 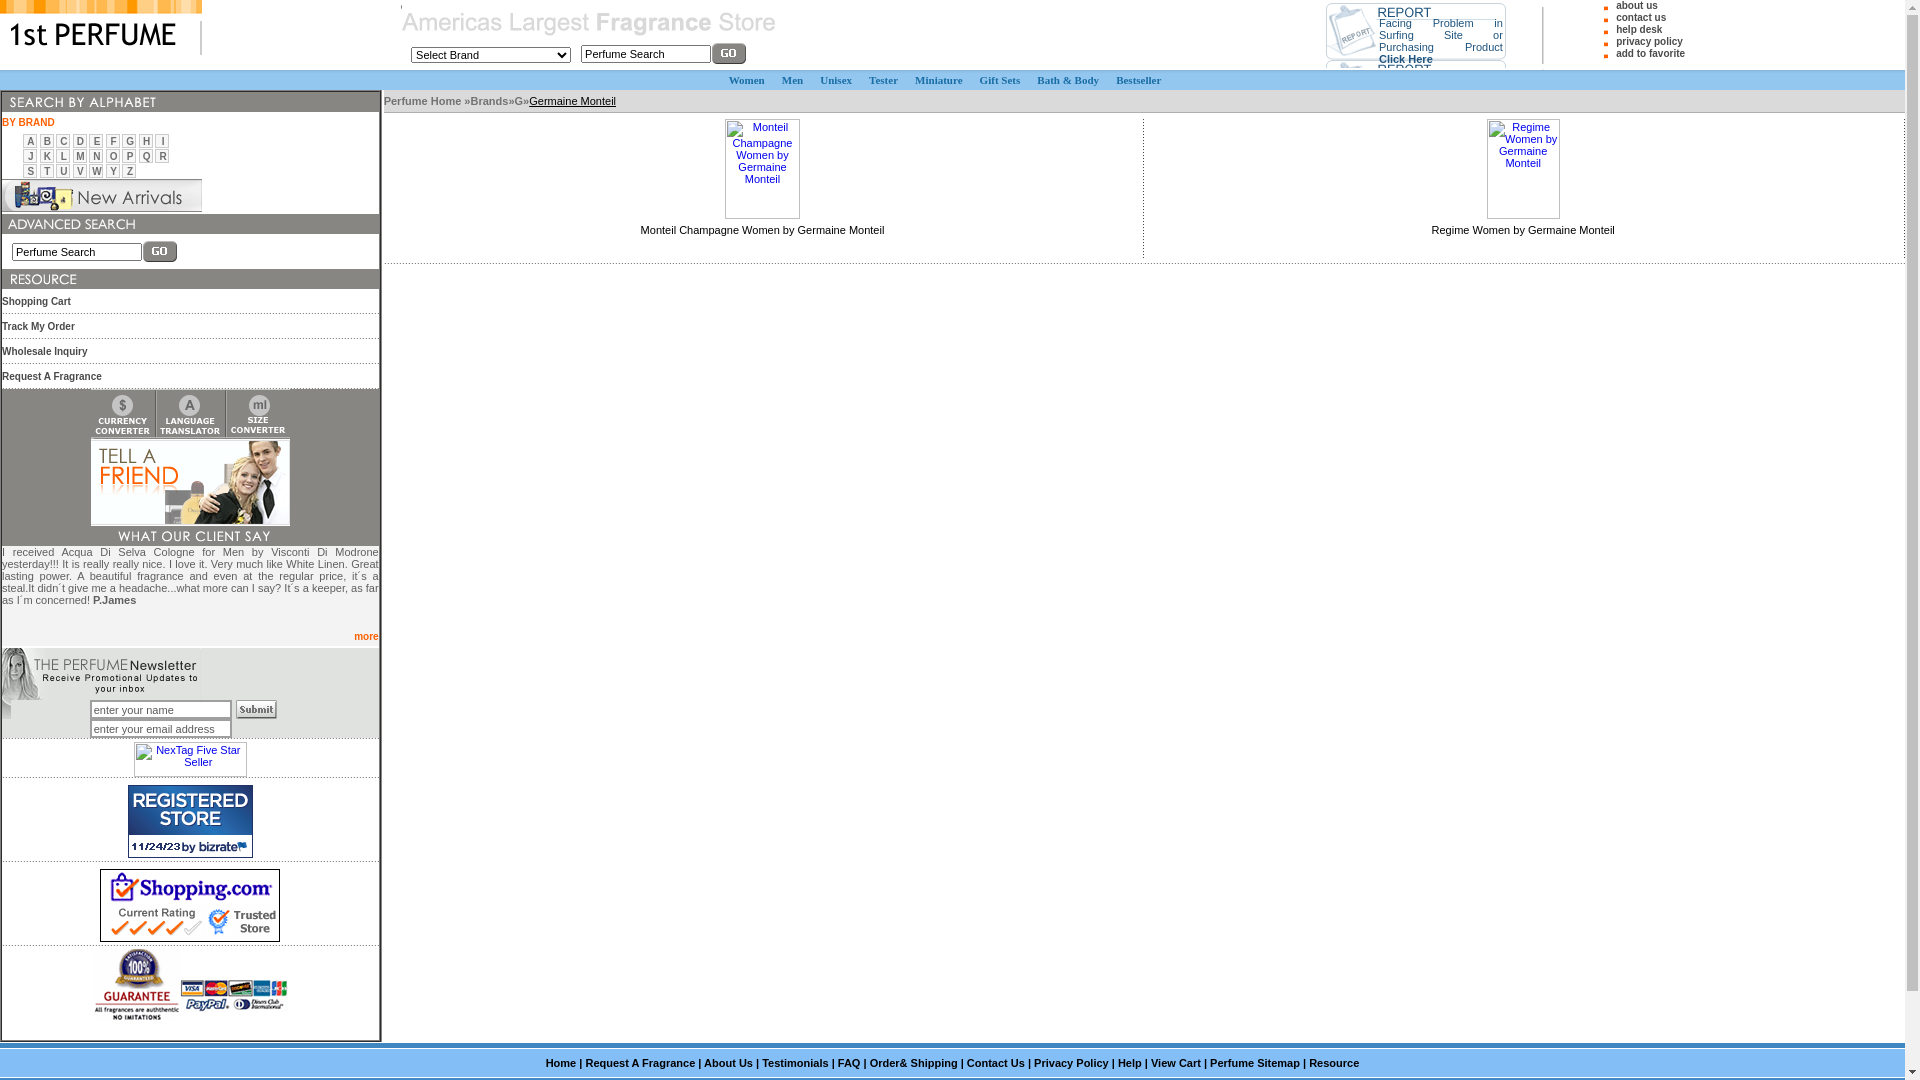 I want to click on 'Shopping Cart', so click(x=36, y=301).